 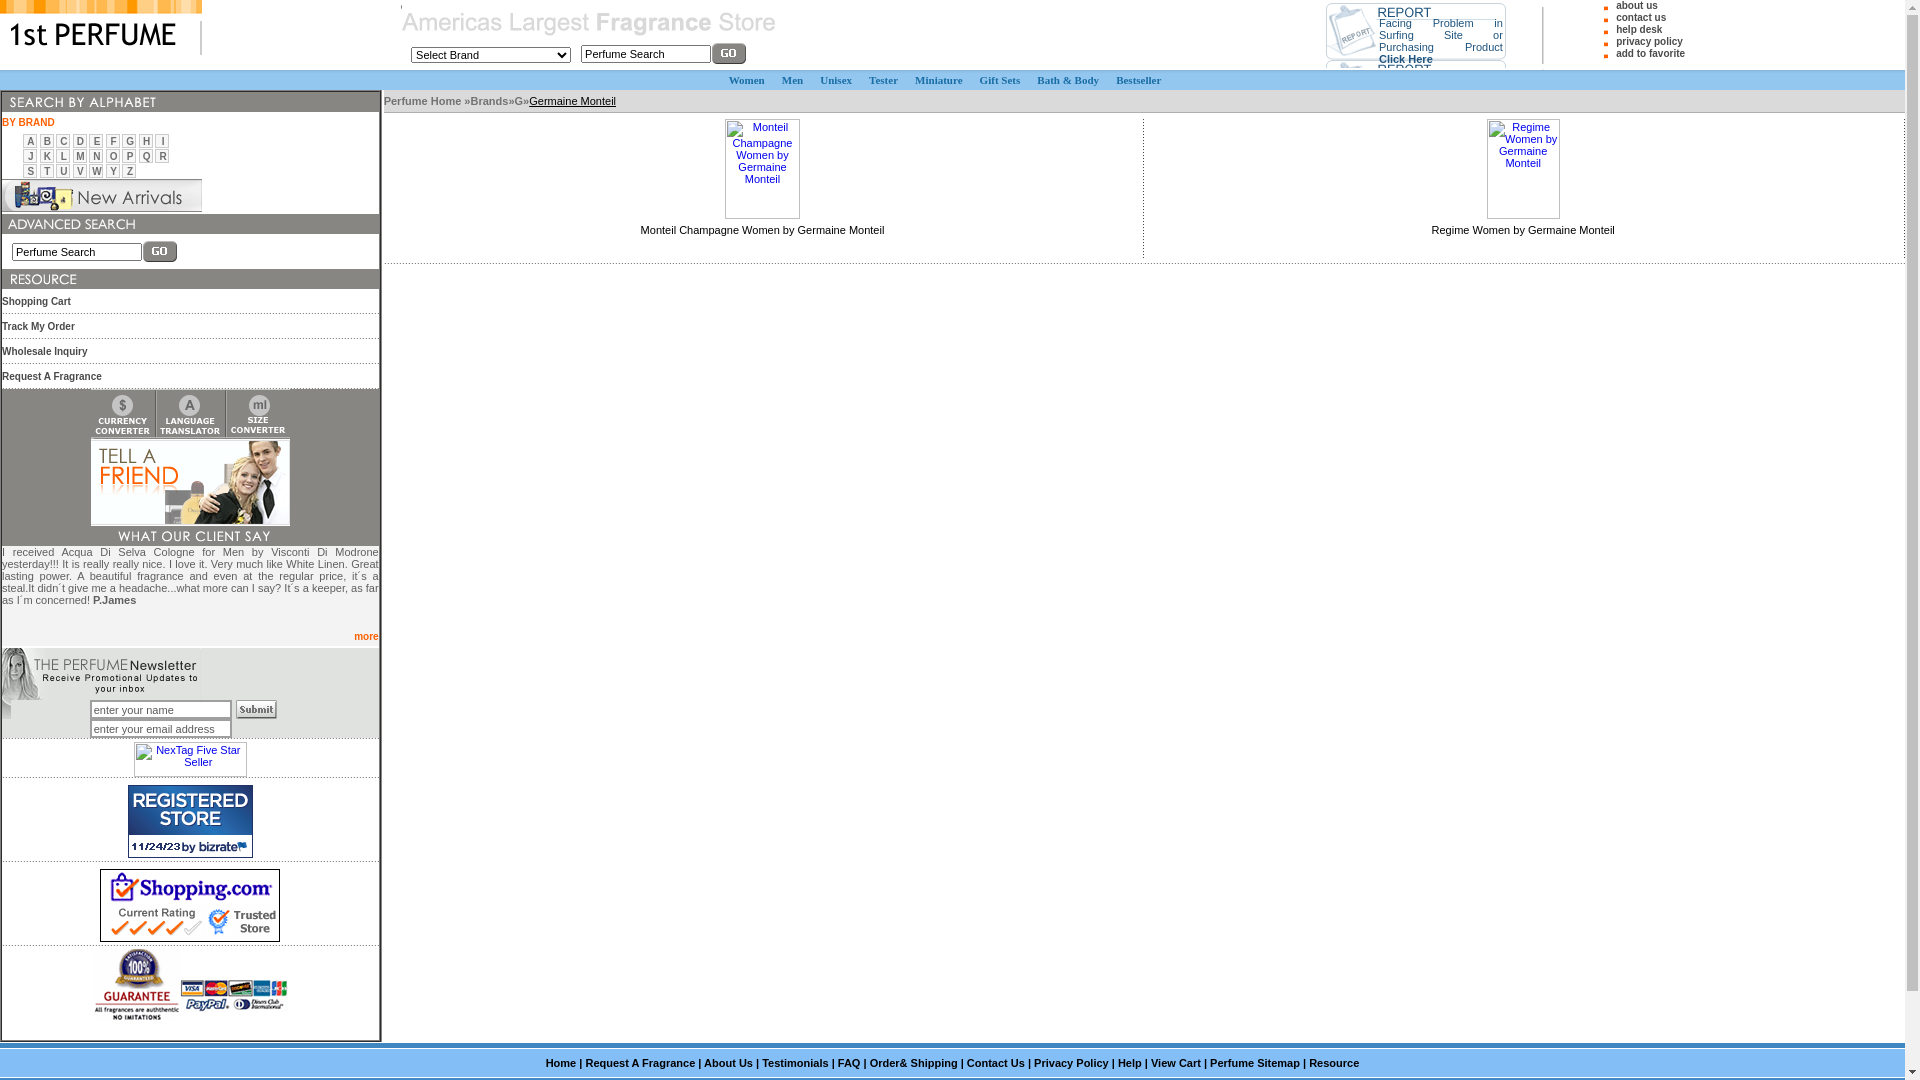 I want to click on 'Shopping Cart', so click(x=36, y=301).